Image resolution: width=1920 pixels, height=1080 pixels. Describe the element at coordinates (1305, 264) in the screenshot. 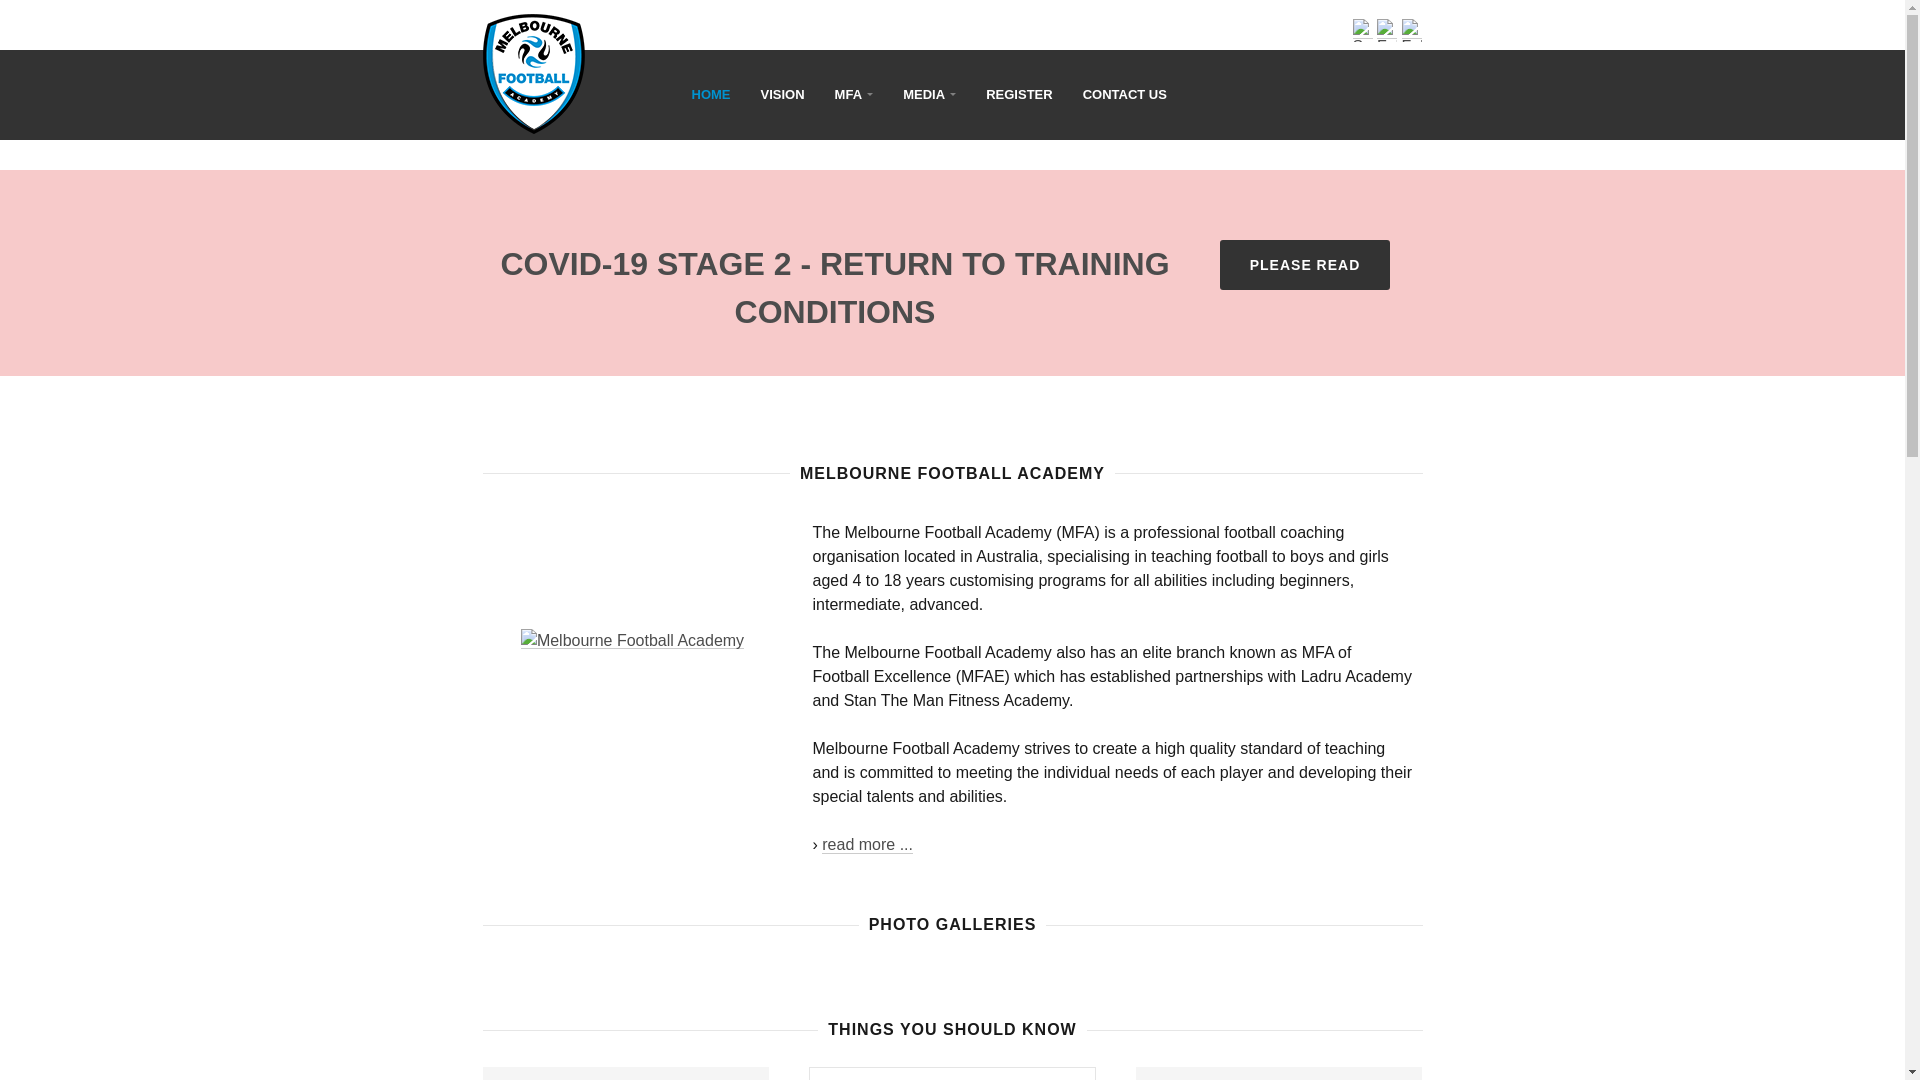

I see `'PLEASE READ'` at that location.